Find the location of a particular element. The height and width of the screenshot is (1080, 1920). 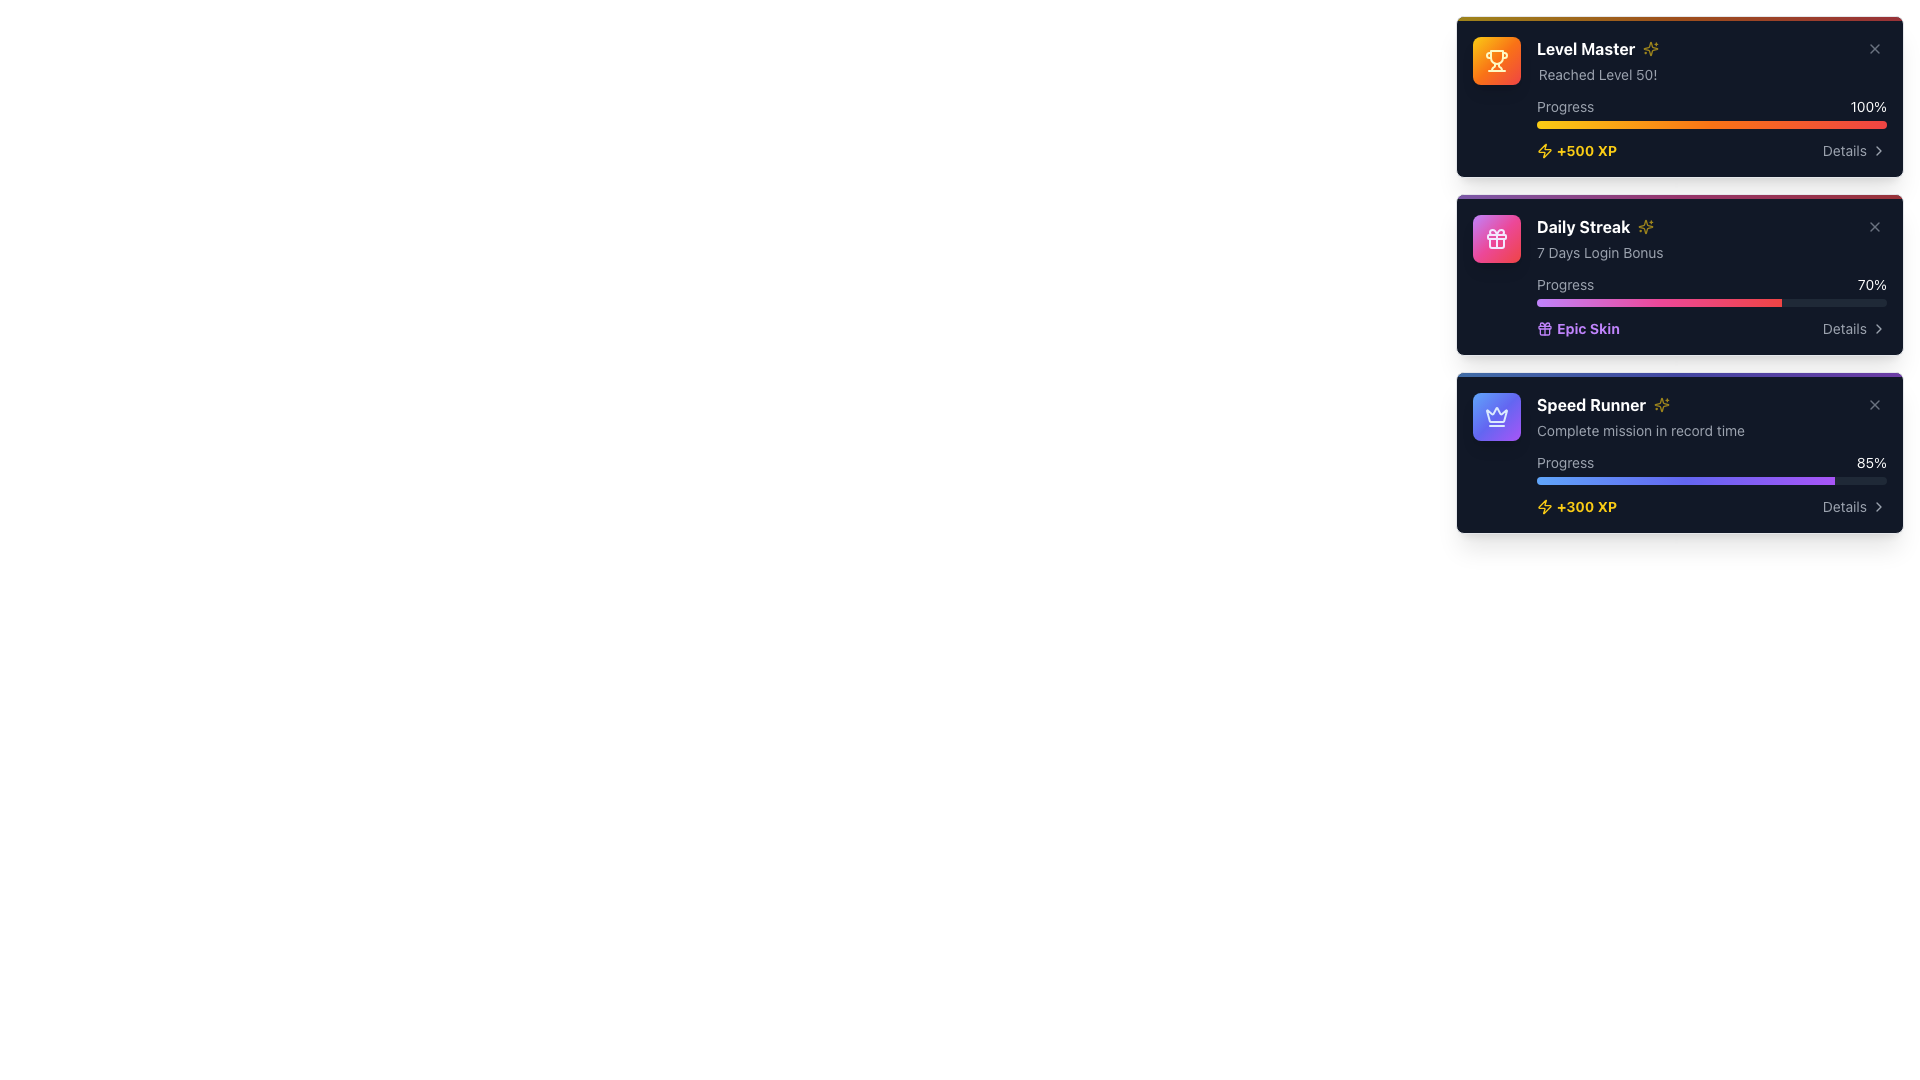

the Chevron Right icon located to the right of the 'Details' text in the second card labeled 'Daily Streak' for visual feedback is located at coordinates (1877, 327).